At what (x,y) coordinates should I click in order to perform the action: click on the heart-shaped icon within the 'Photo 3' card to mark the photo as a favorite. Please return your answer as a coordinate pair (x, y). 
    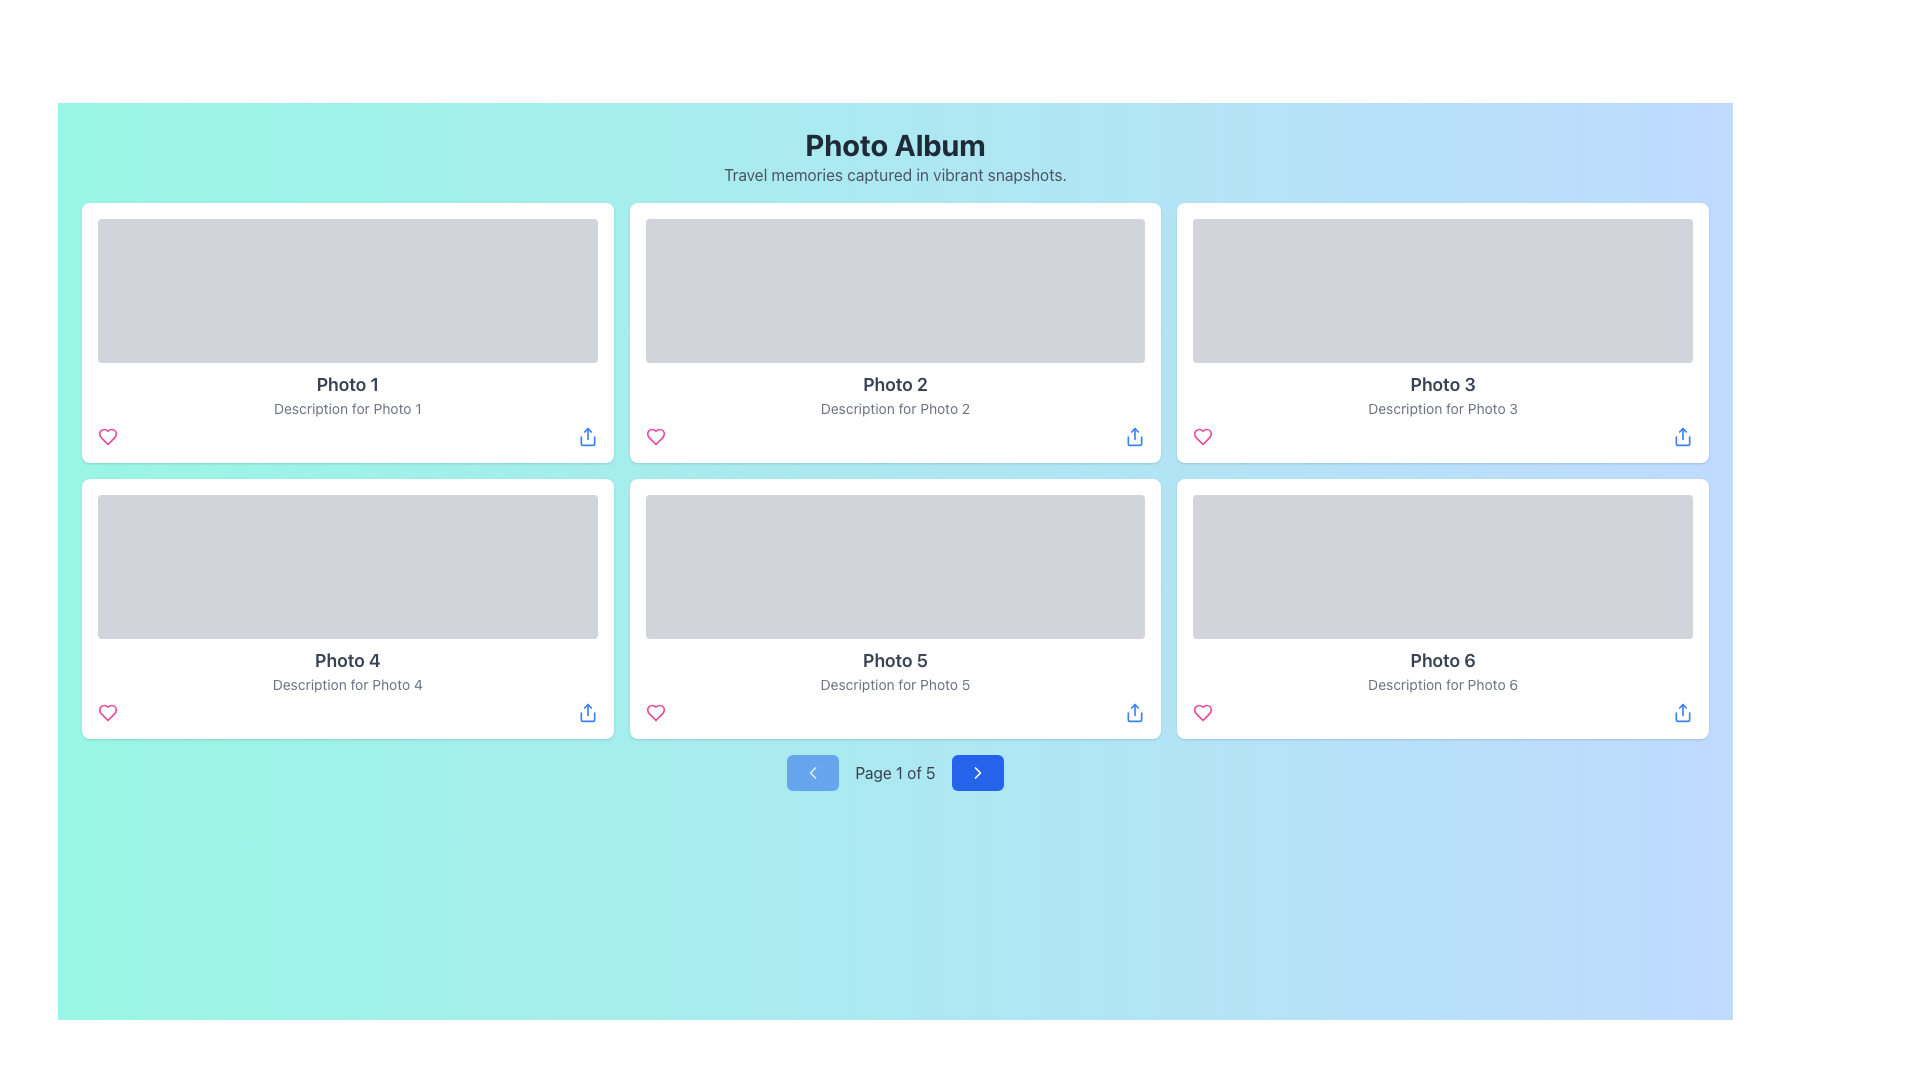
    Looking at the image, I should click on (1202, 435).